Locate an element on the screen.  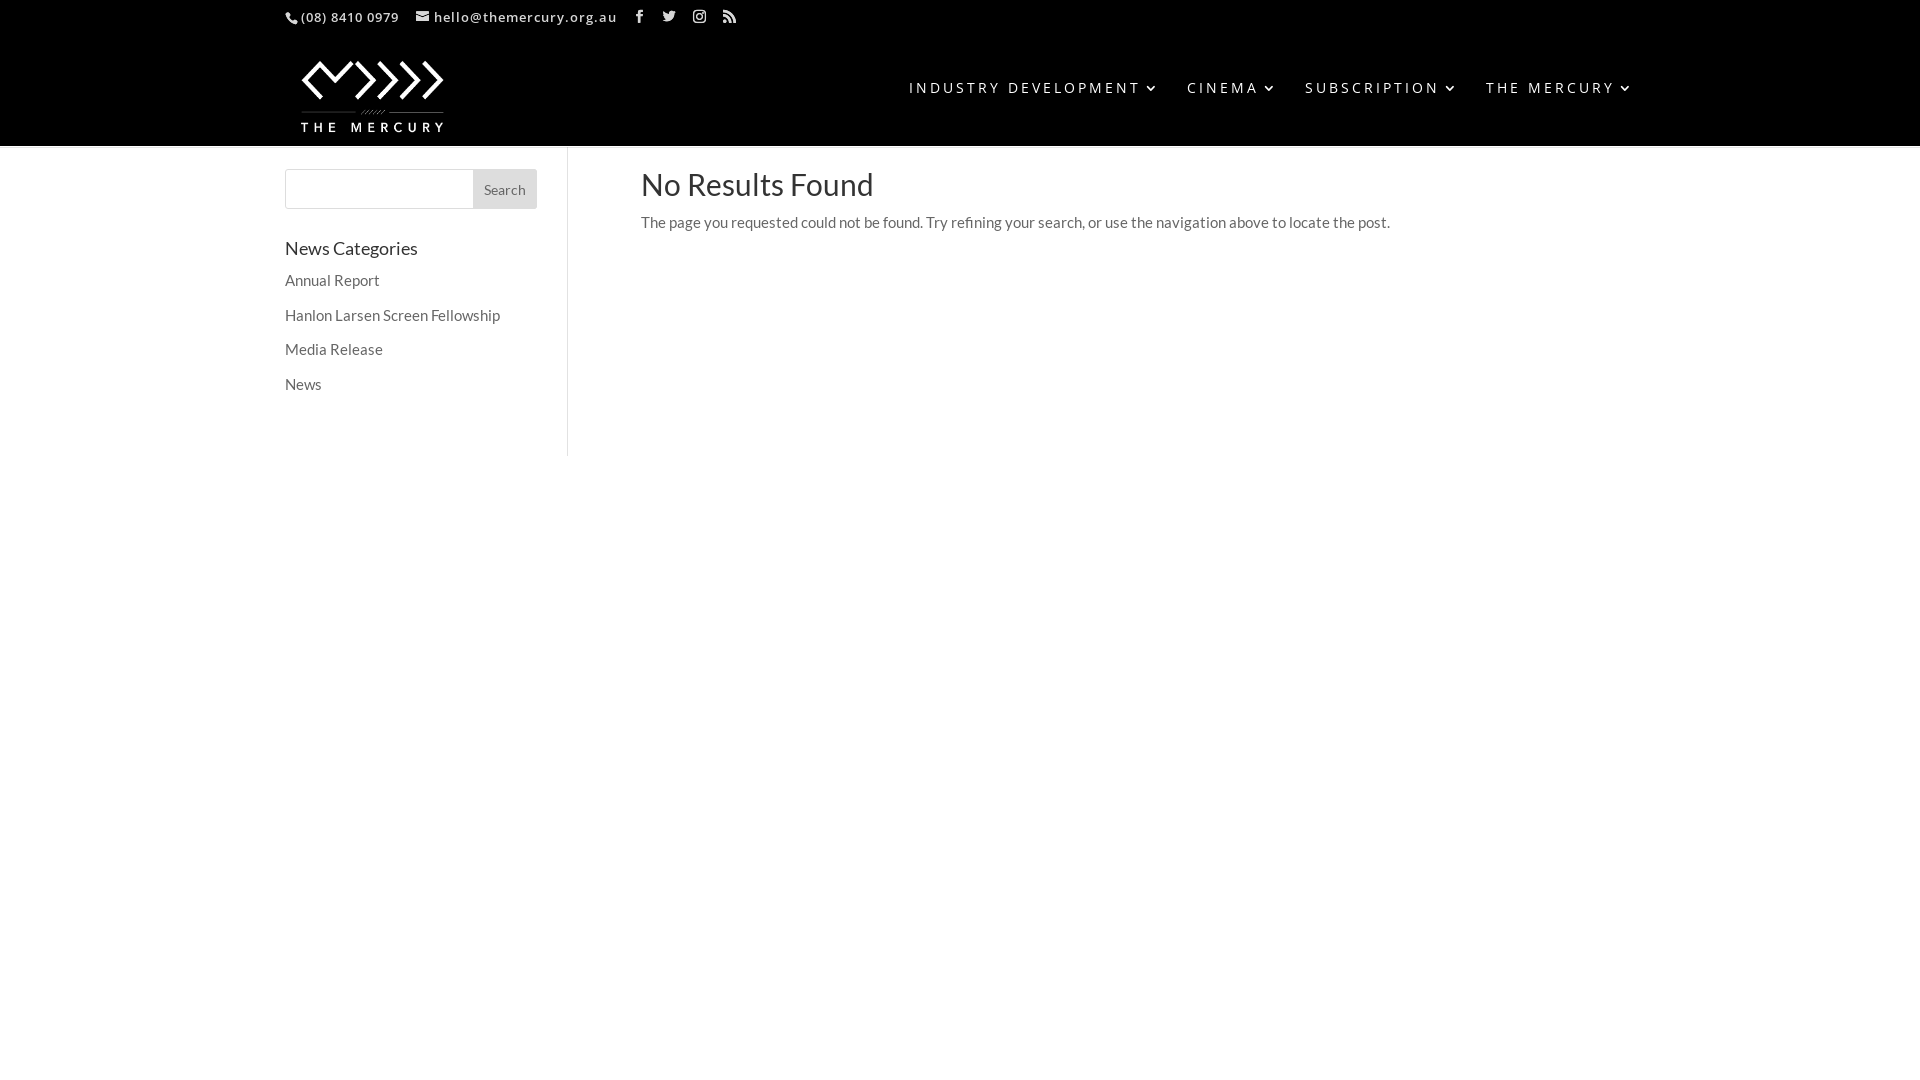
'Annual Report' is located at coordinates (332, 280).